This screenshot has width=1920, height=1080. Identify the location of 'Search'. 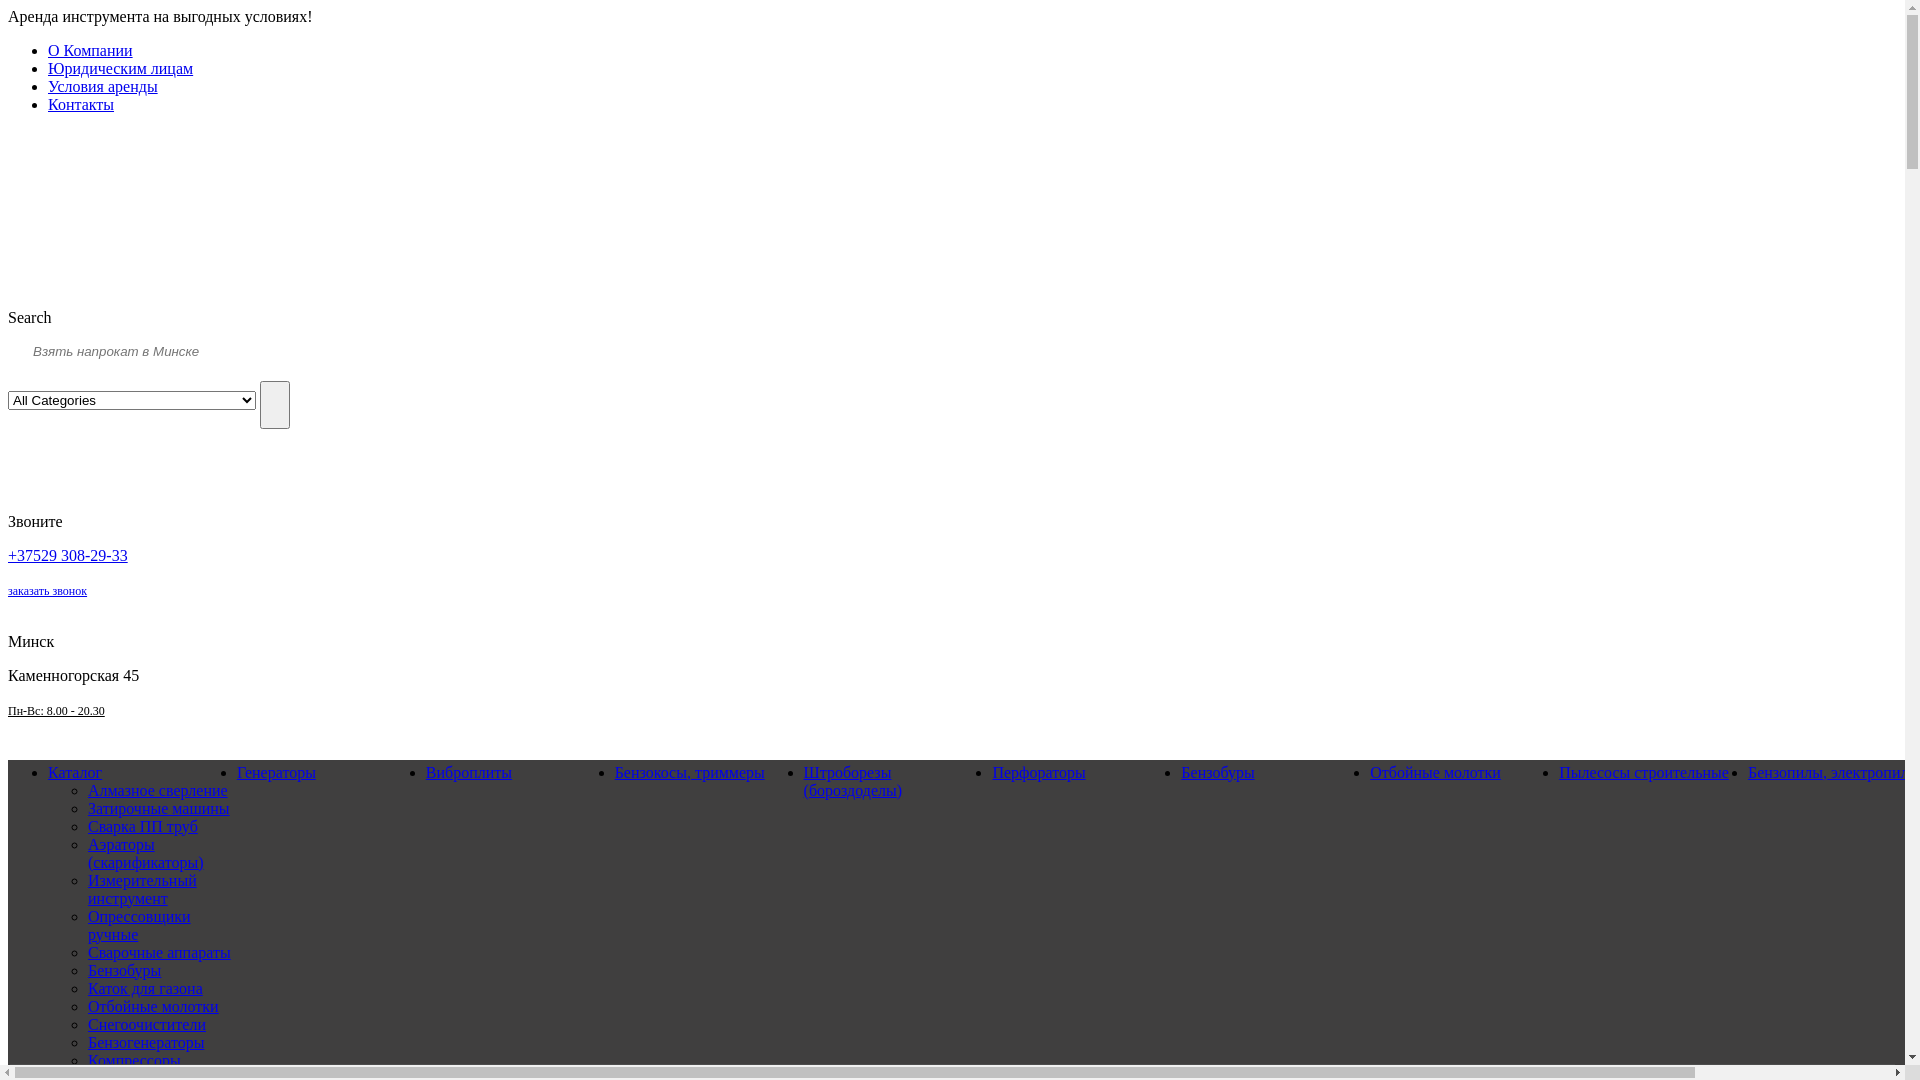
(29, 316).